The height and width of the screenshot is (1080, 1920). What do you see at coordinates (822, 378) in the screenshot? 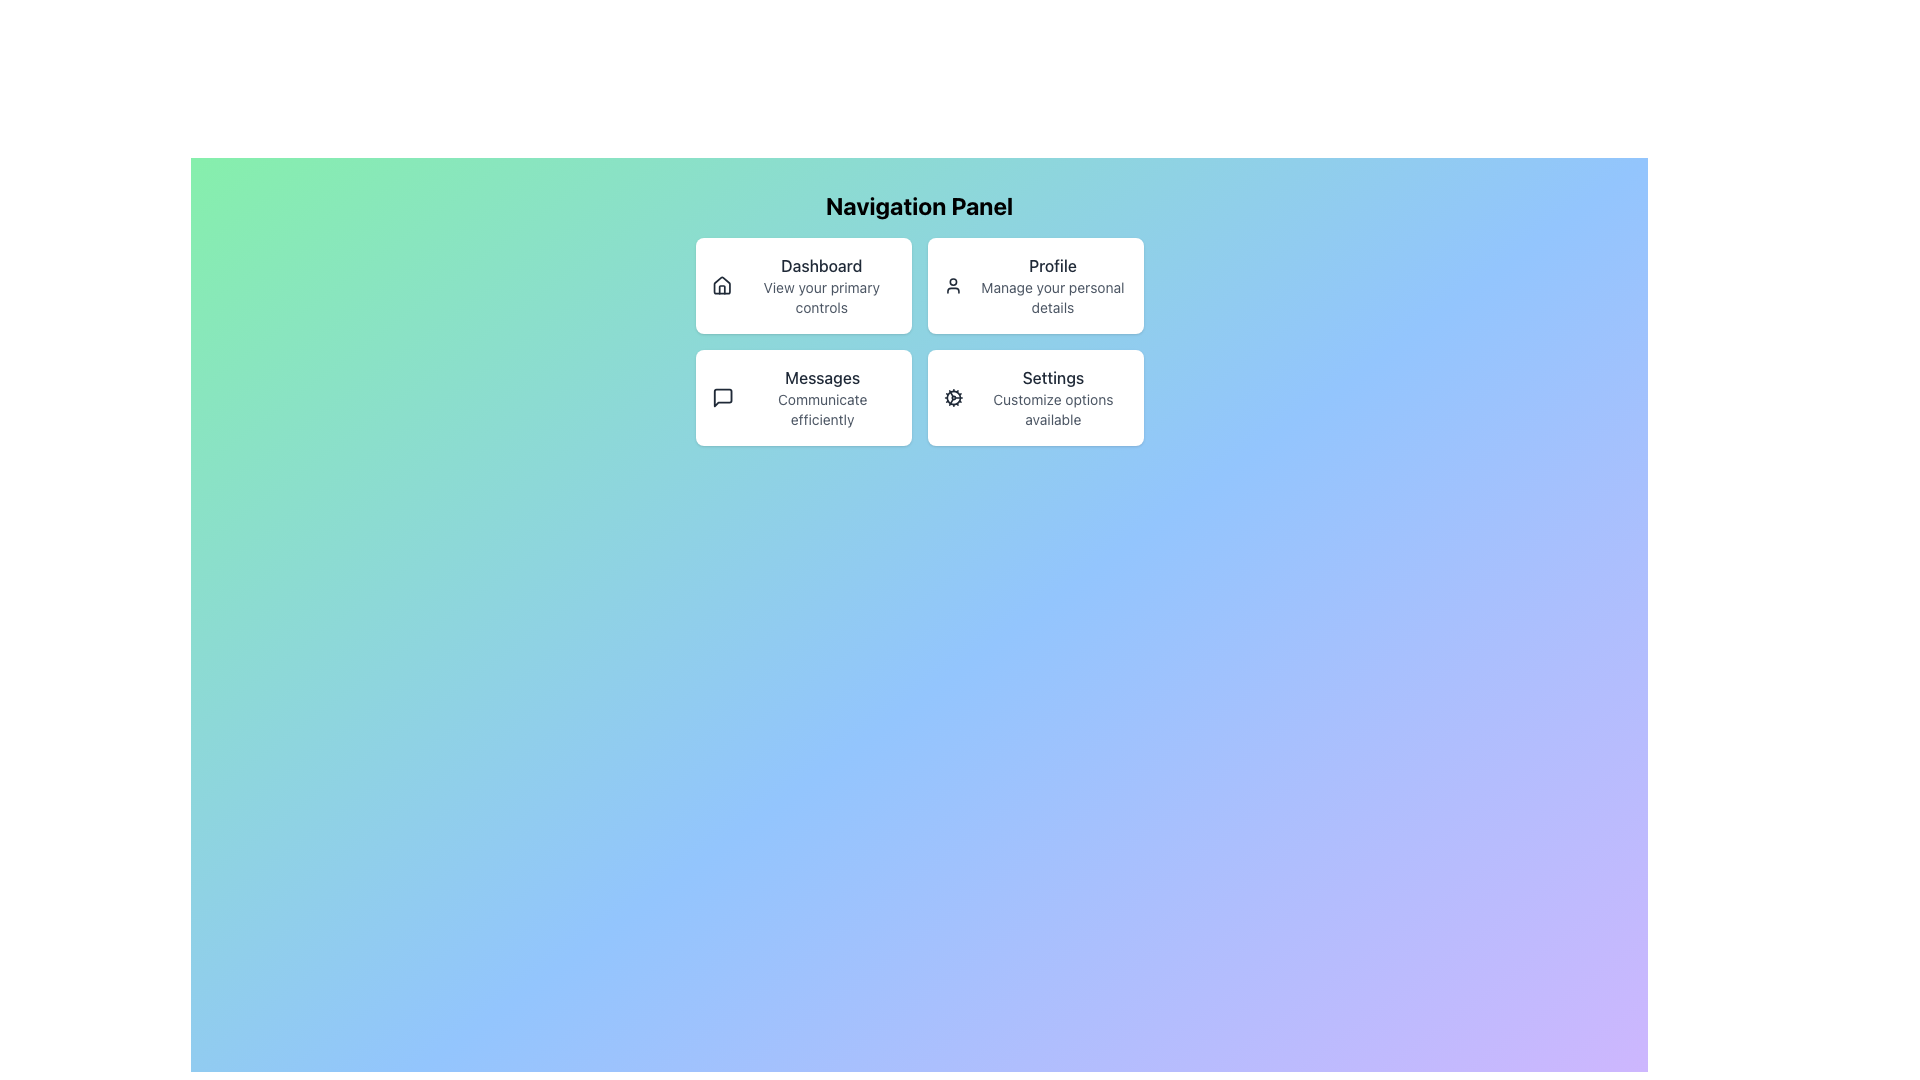
I see `the third panel of the dashboard grid associated with the 'Messages' text label, which is located above 'Communicate efficiently'` at bounding box center [822, 378].